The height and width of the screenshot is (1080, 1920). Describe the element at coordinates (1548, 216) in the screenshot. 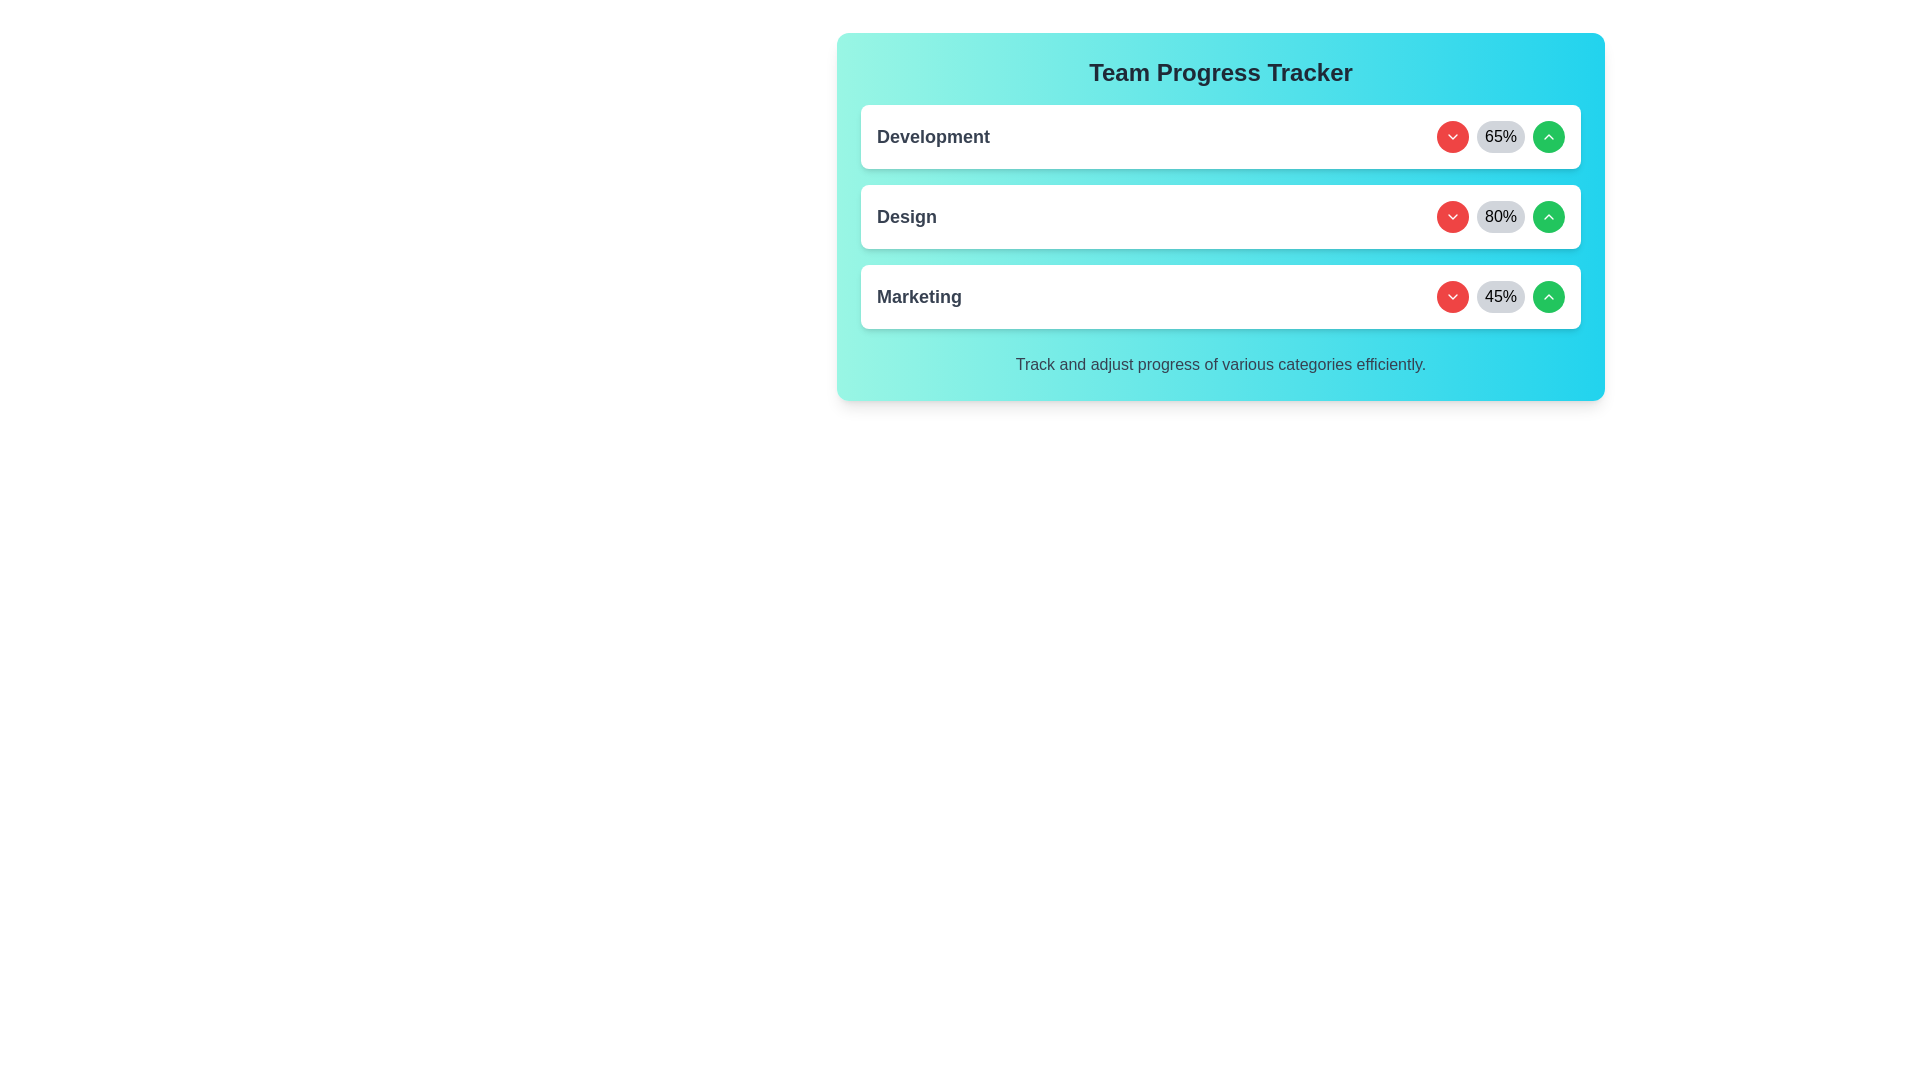

I see `the green circular icon with an upward-pointing chevron on the rightmost side of the second row in the three-row list interface` at that location.